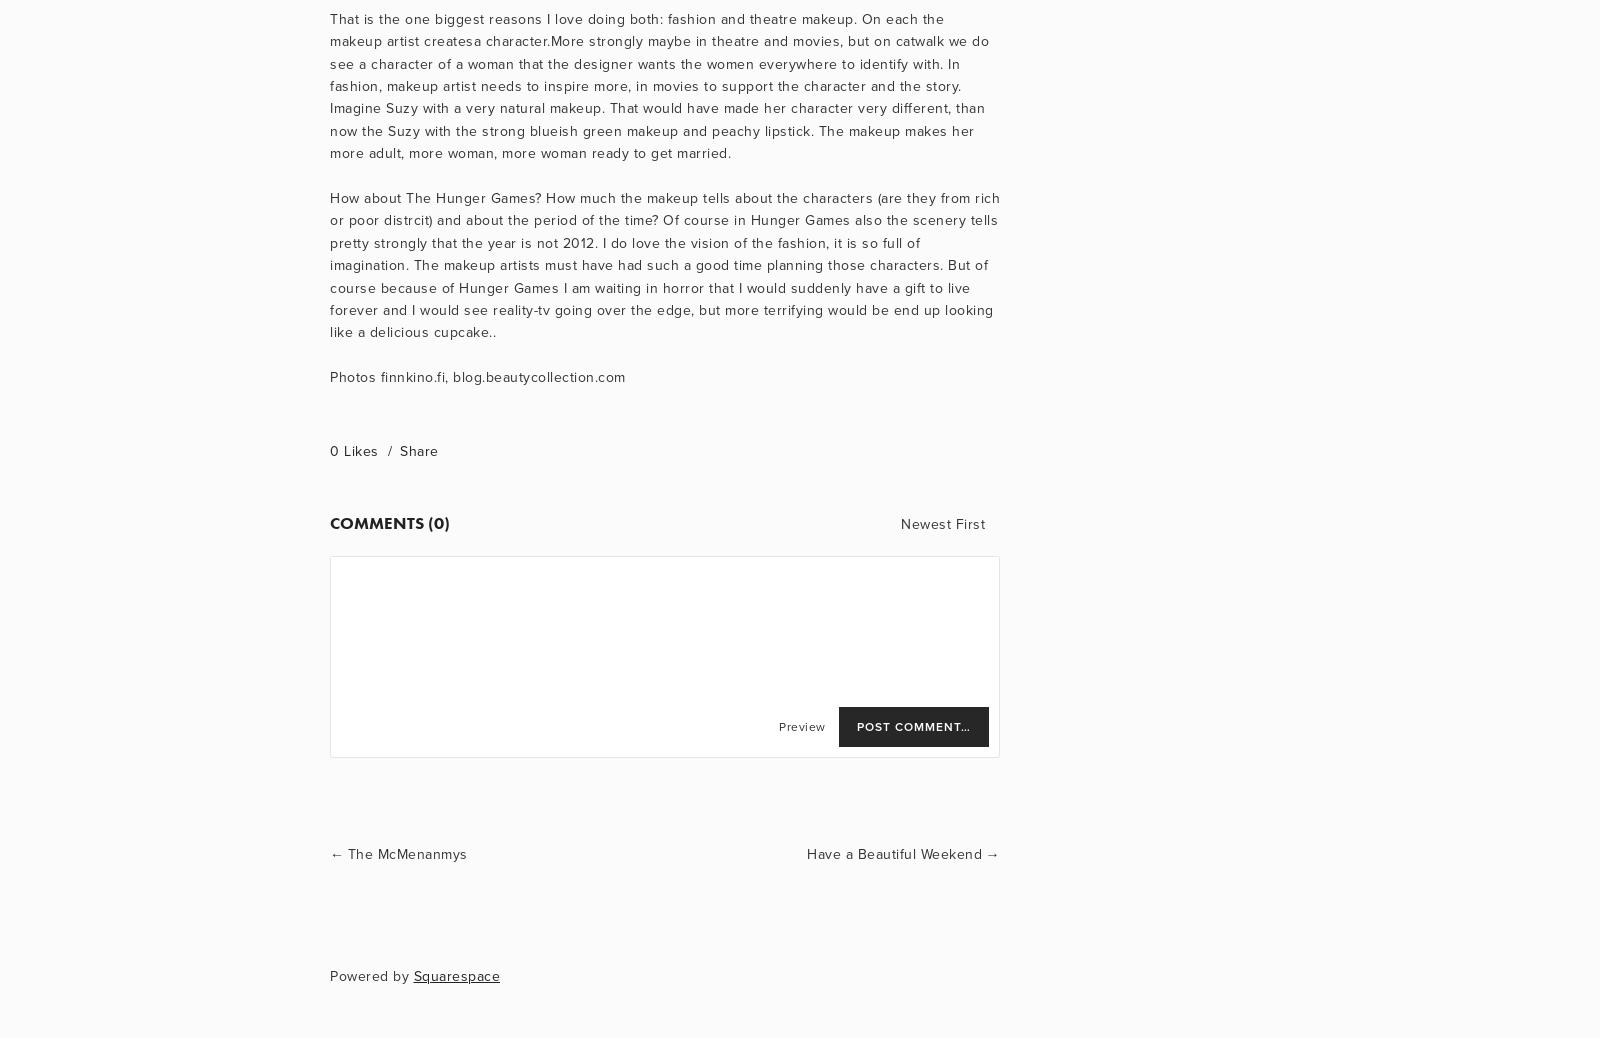  Describe the element at coordinates (659, 85) in the screenshot. I see `'That is the one biggest reasons I love doing both: fashion and theatre makeup. On each the makeup artist createsa character.More strongly maybe in theatre and movies, but on catwalk we do see a character of a woman that the designer wants the women everywhere to identify with. In fashion, makeup artist needs to inspire more, in movies to support the character and the story. Imagine Suzy with a very natural makeup. That would have made her character very different, than now the Suzy with the strong blueish green makeup and peachy lipstick. The makeup makes her more adult, more woman, more woman ready to get married.'` at that location.